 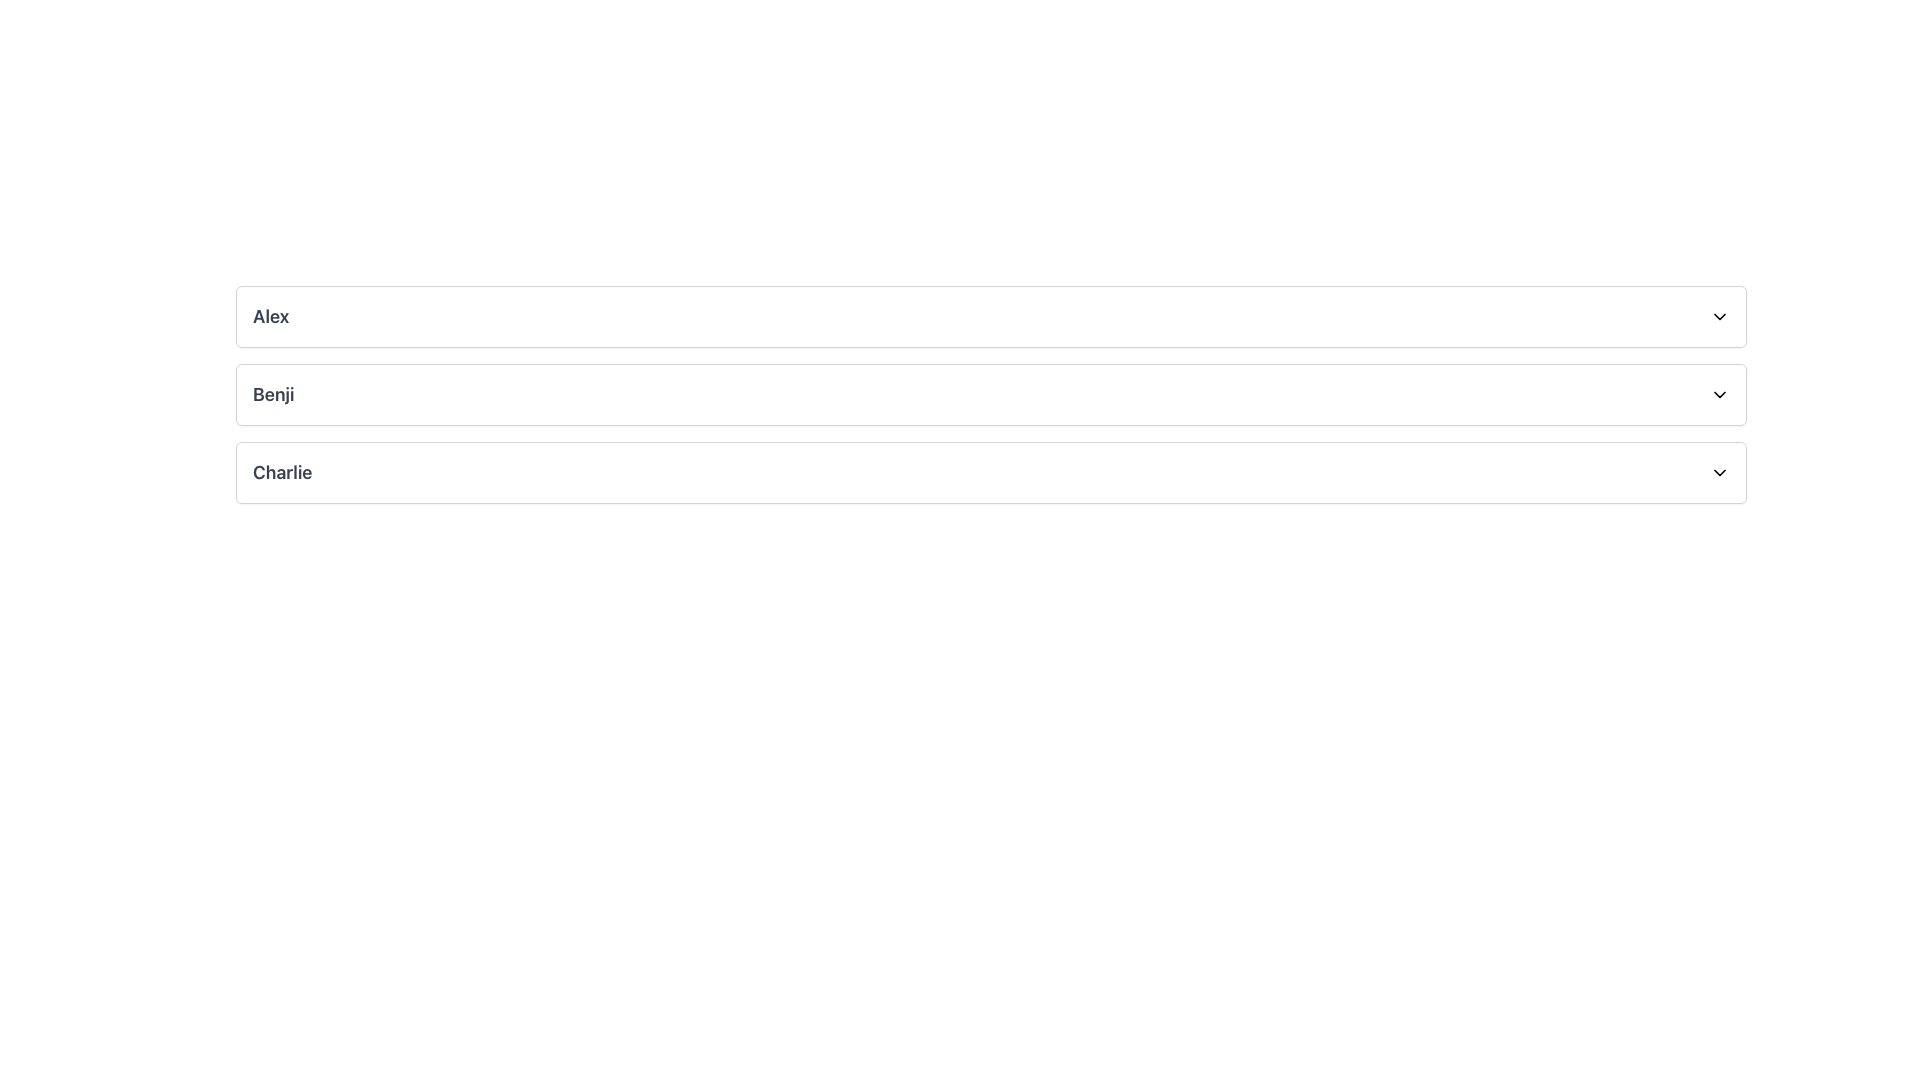 I want to click on the selectable list item displaying 'Alex', so click(x=991, y=315).